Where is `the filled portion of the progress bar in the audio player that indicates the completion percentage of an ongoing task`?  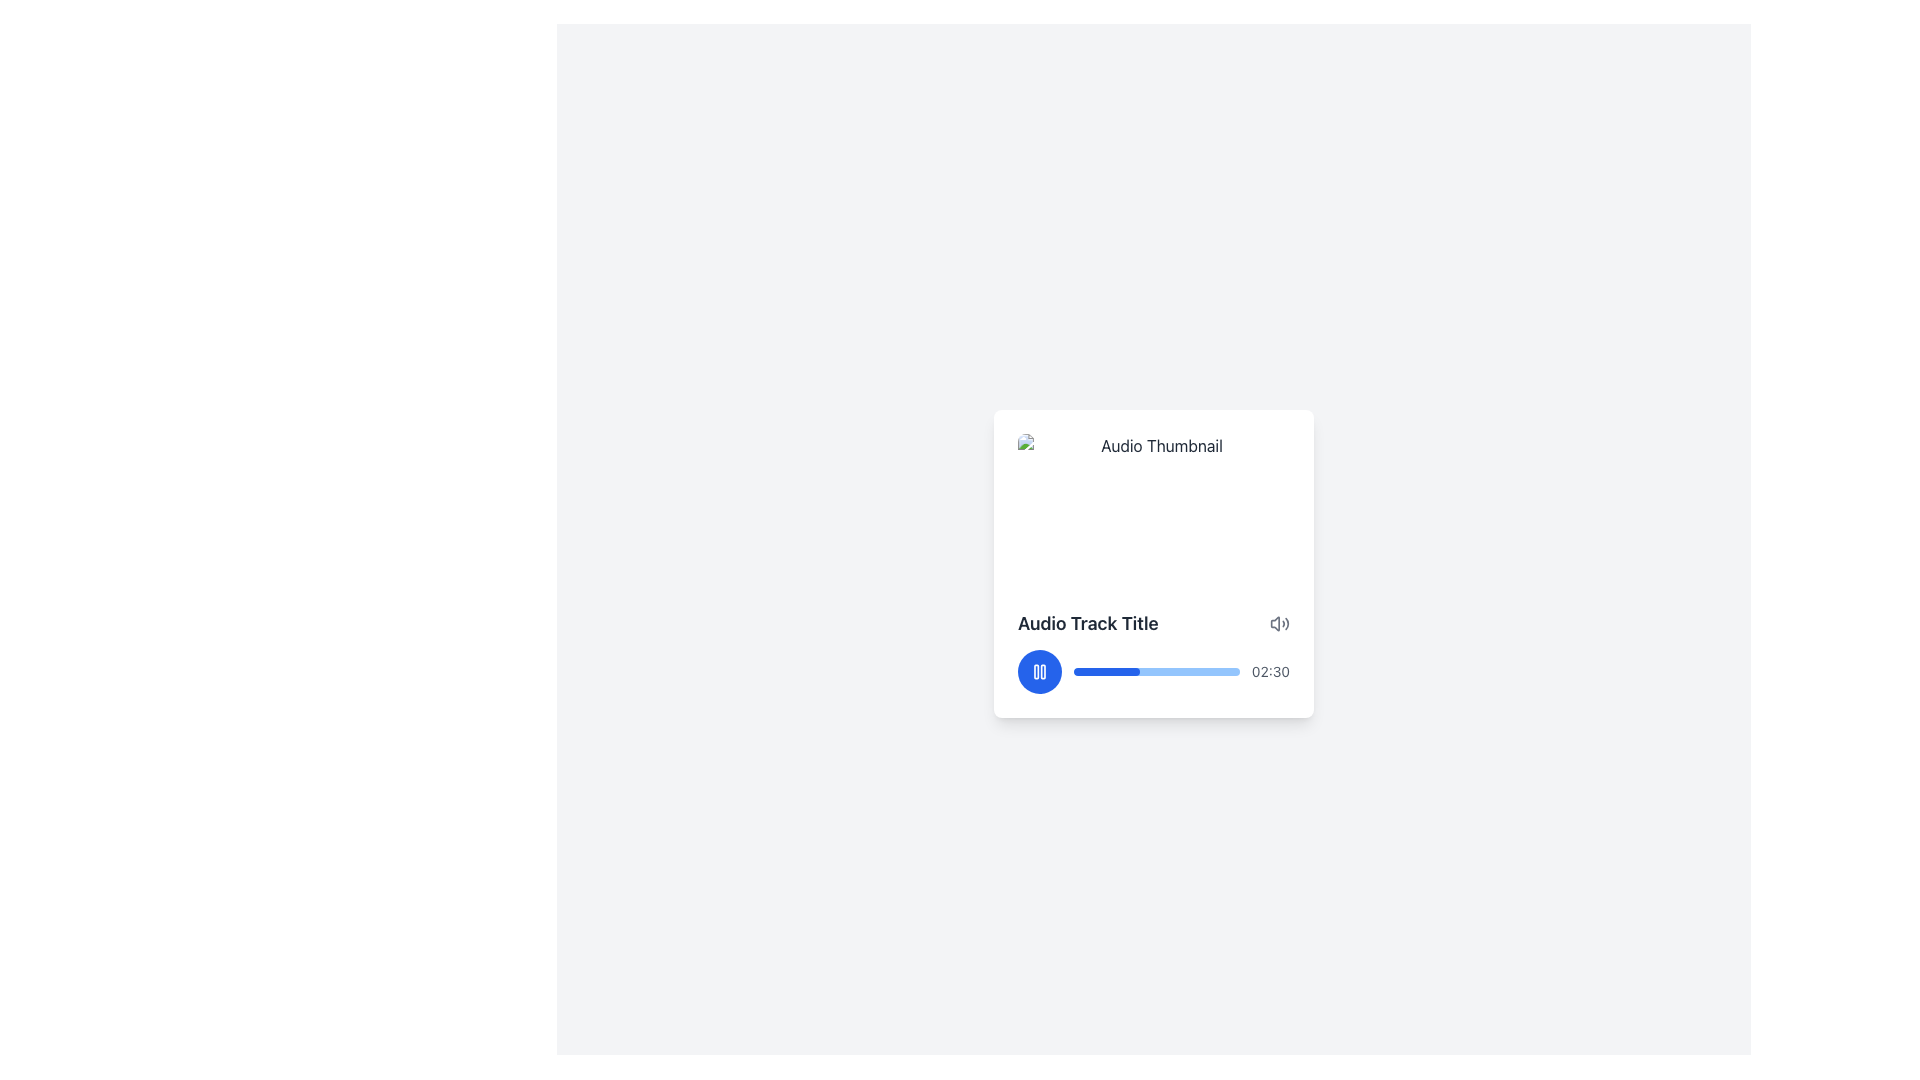 the filled portion of the progress bar in the audio player that indicates the completion percentage of an ongoing task is located at coordinates (1106, 671).